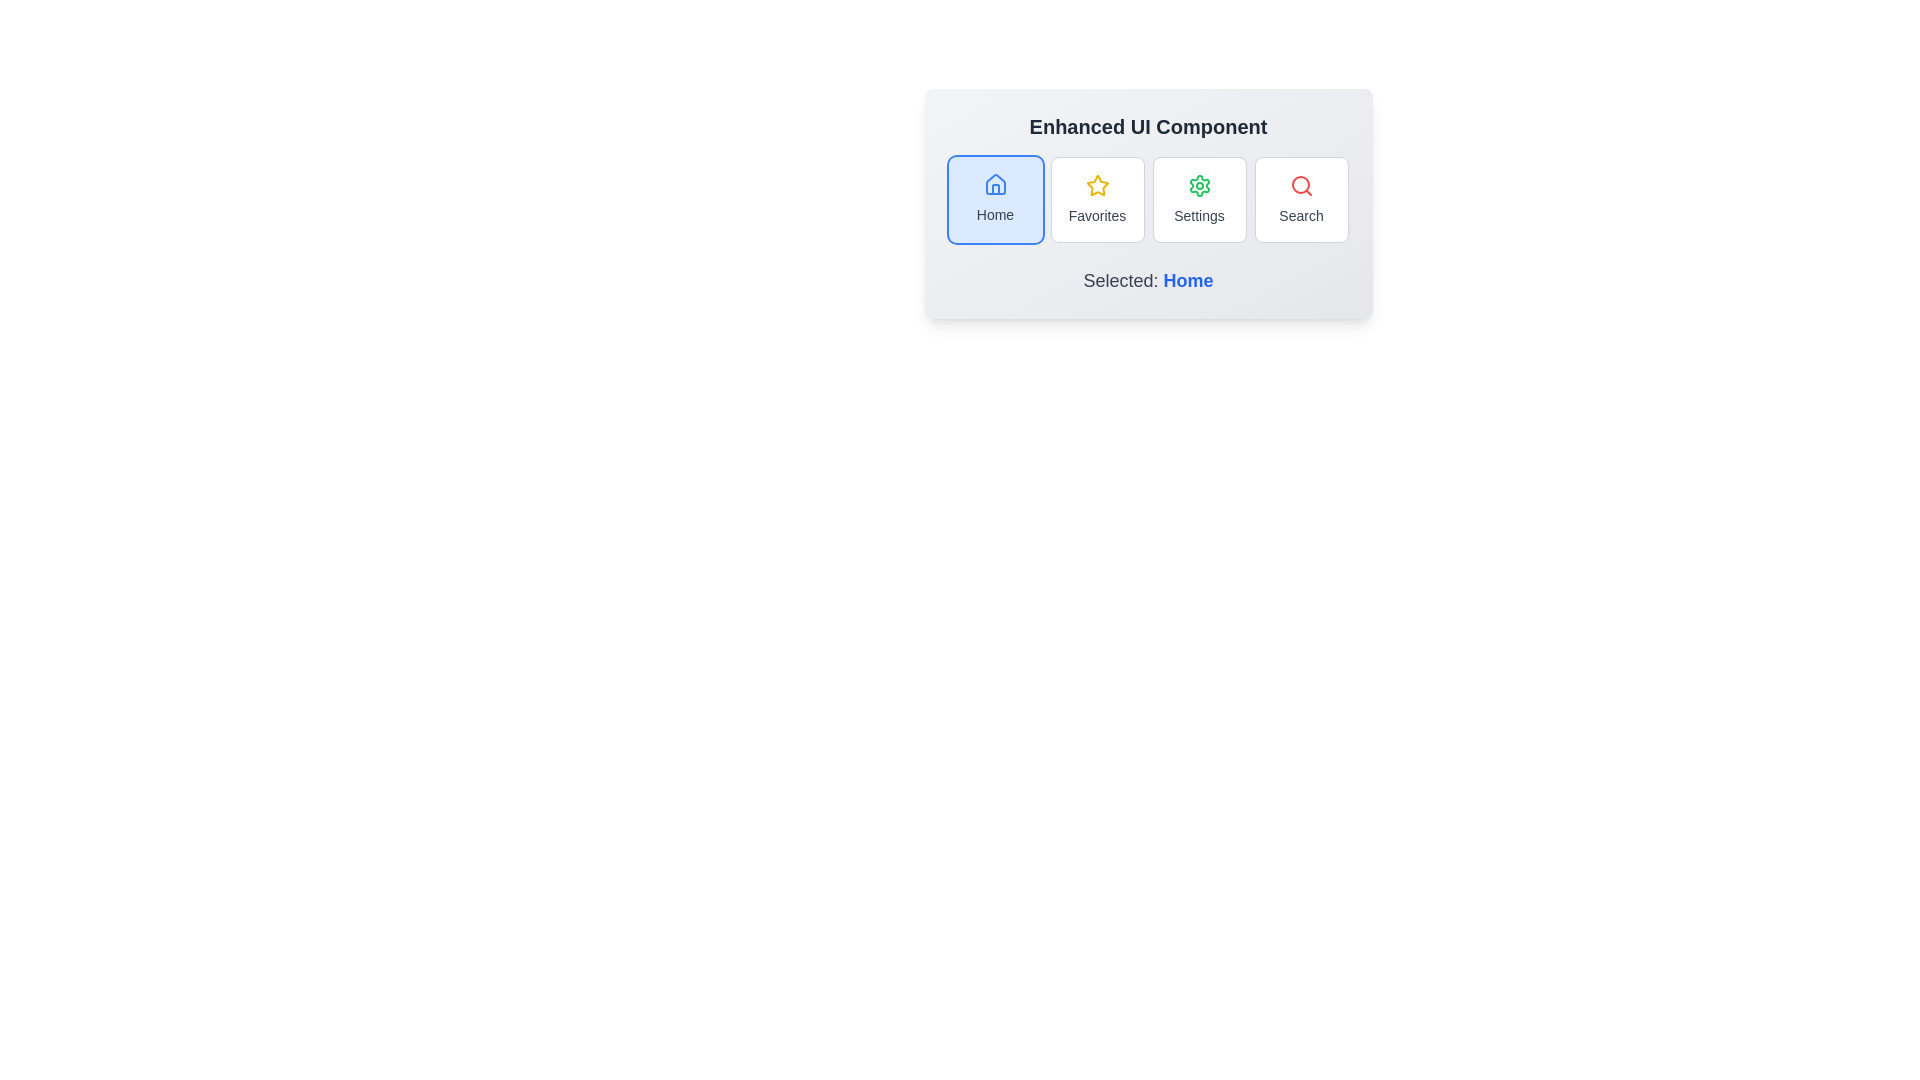  Describe the element at coordinates (995, 200) in the screenshot. I see `the 'Home' button, which is a rectangular button with a rounded border, light blue background, and a house-shaped icon above the text 'Home'` at that location.